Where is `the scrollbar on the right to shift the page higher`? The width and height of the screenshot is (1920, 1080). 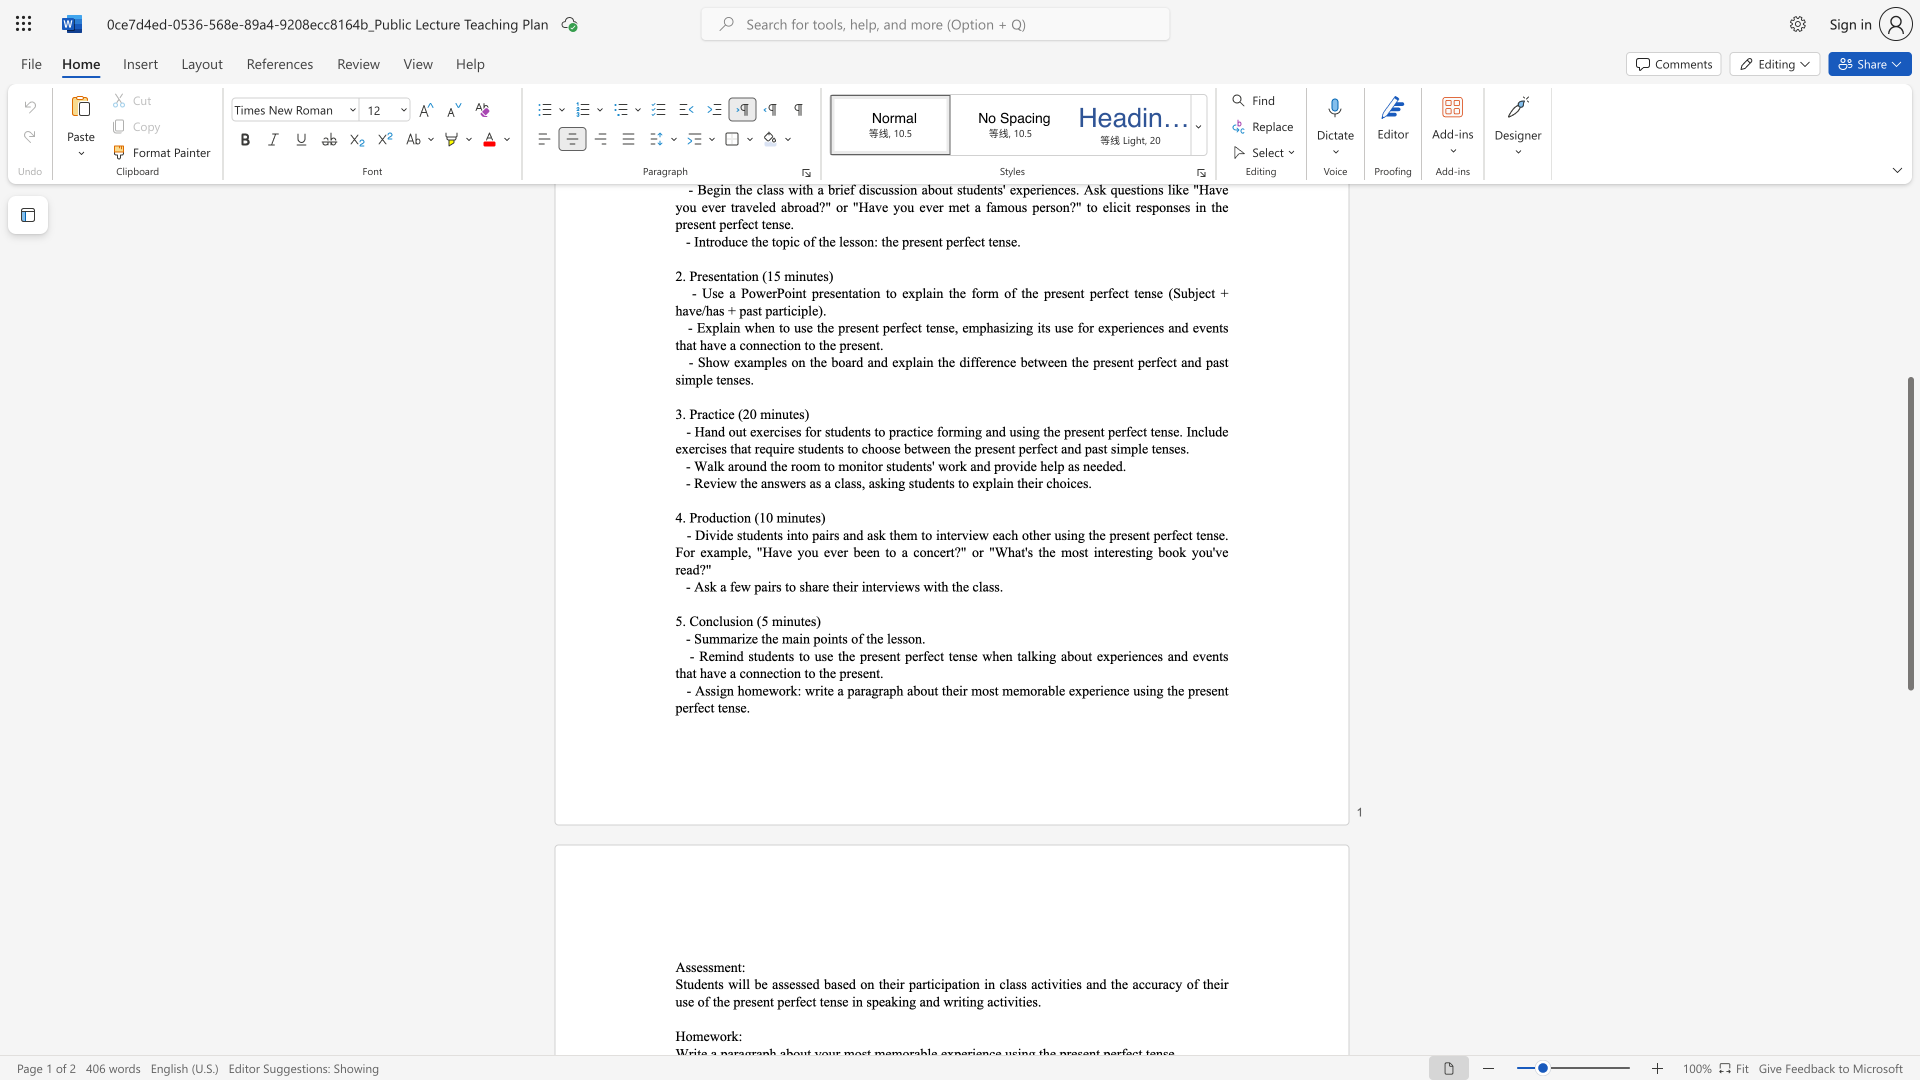 the scrollbar on the right to shift the page higher is located at coordinates (1909, 329).